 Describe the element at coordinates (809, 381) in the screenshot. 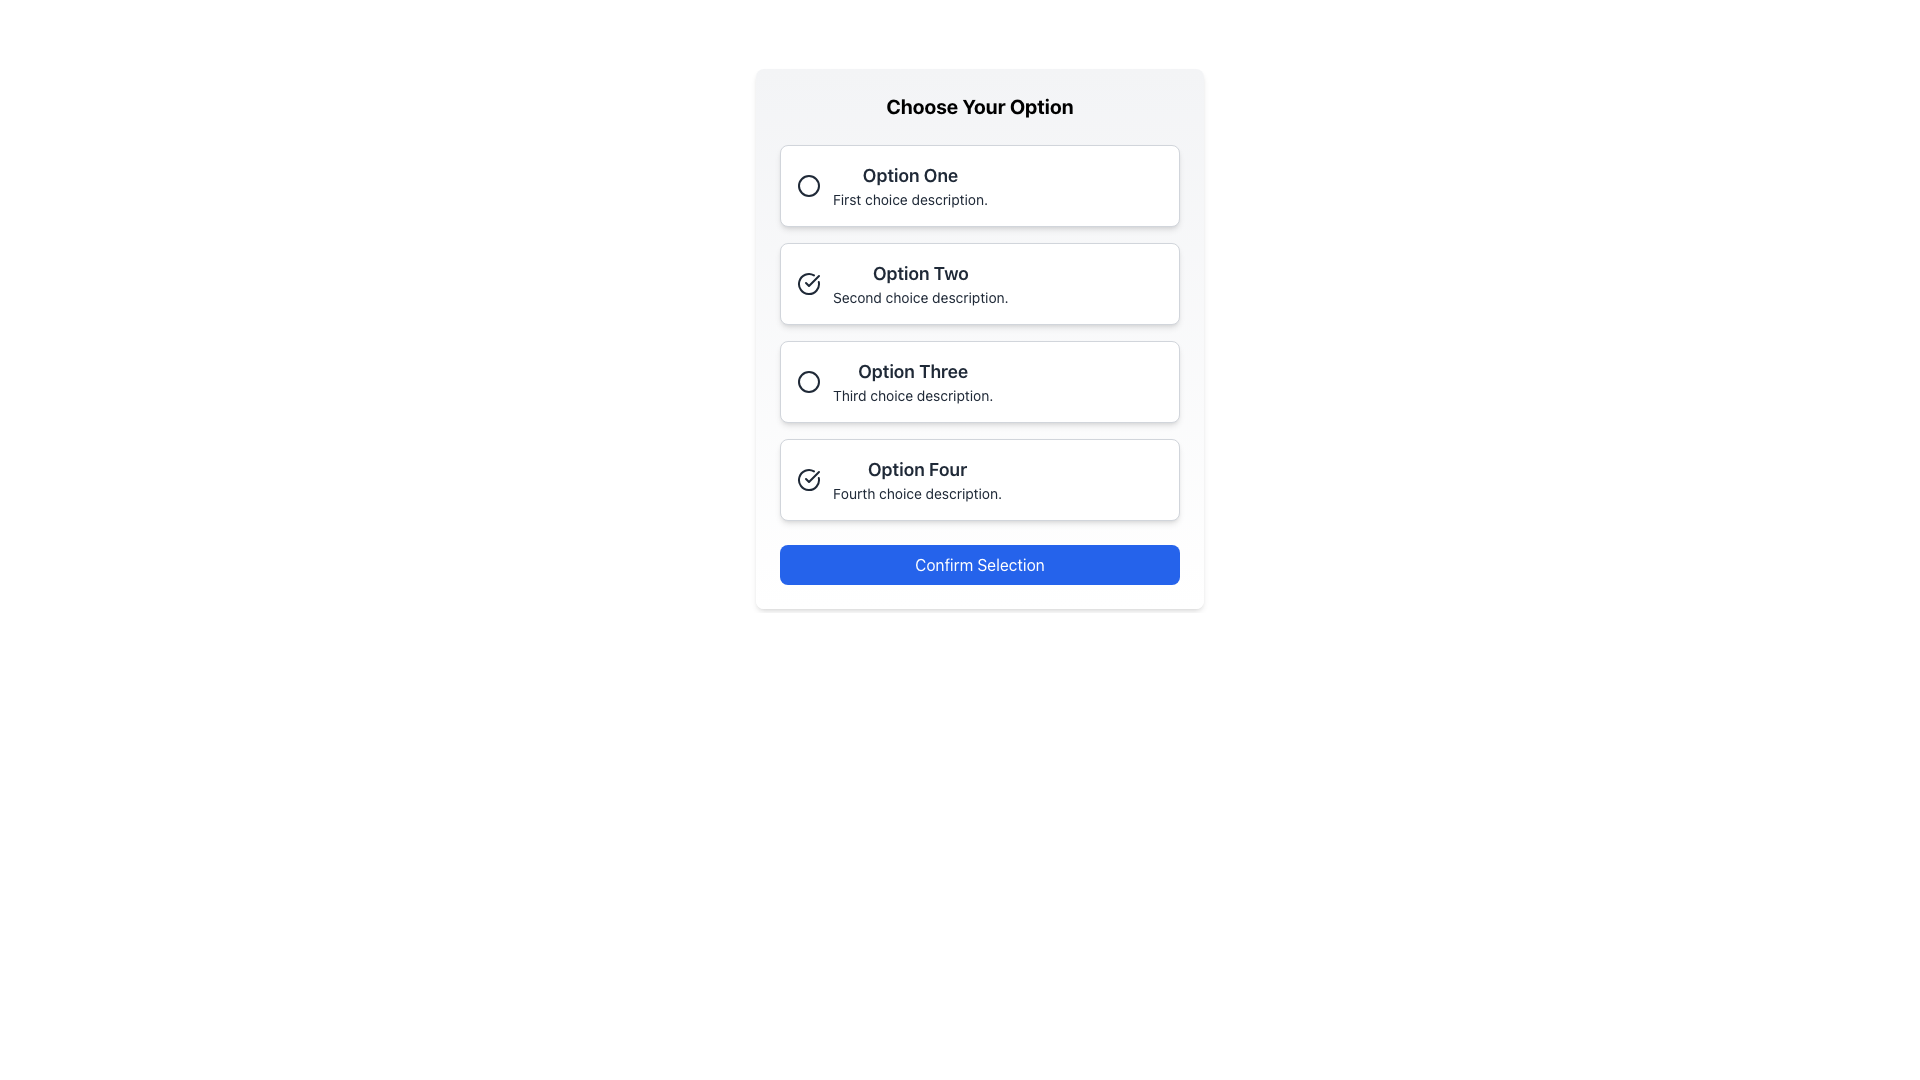

I see `the radio button for 'Option Three'` at that location.